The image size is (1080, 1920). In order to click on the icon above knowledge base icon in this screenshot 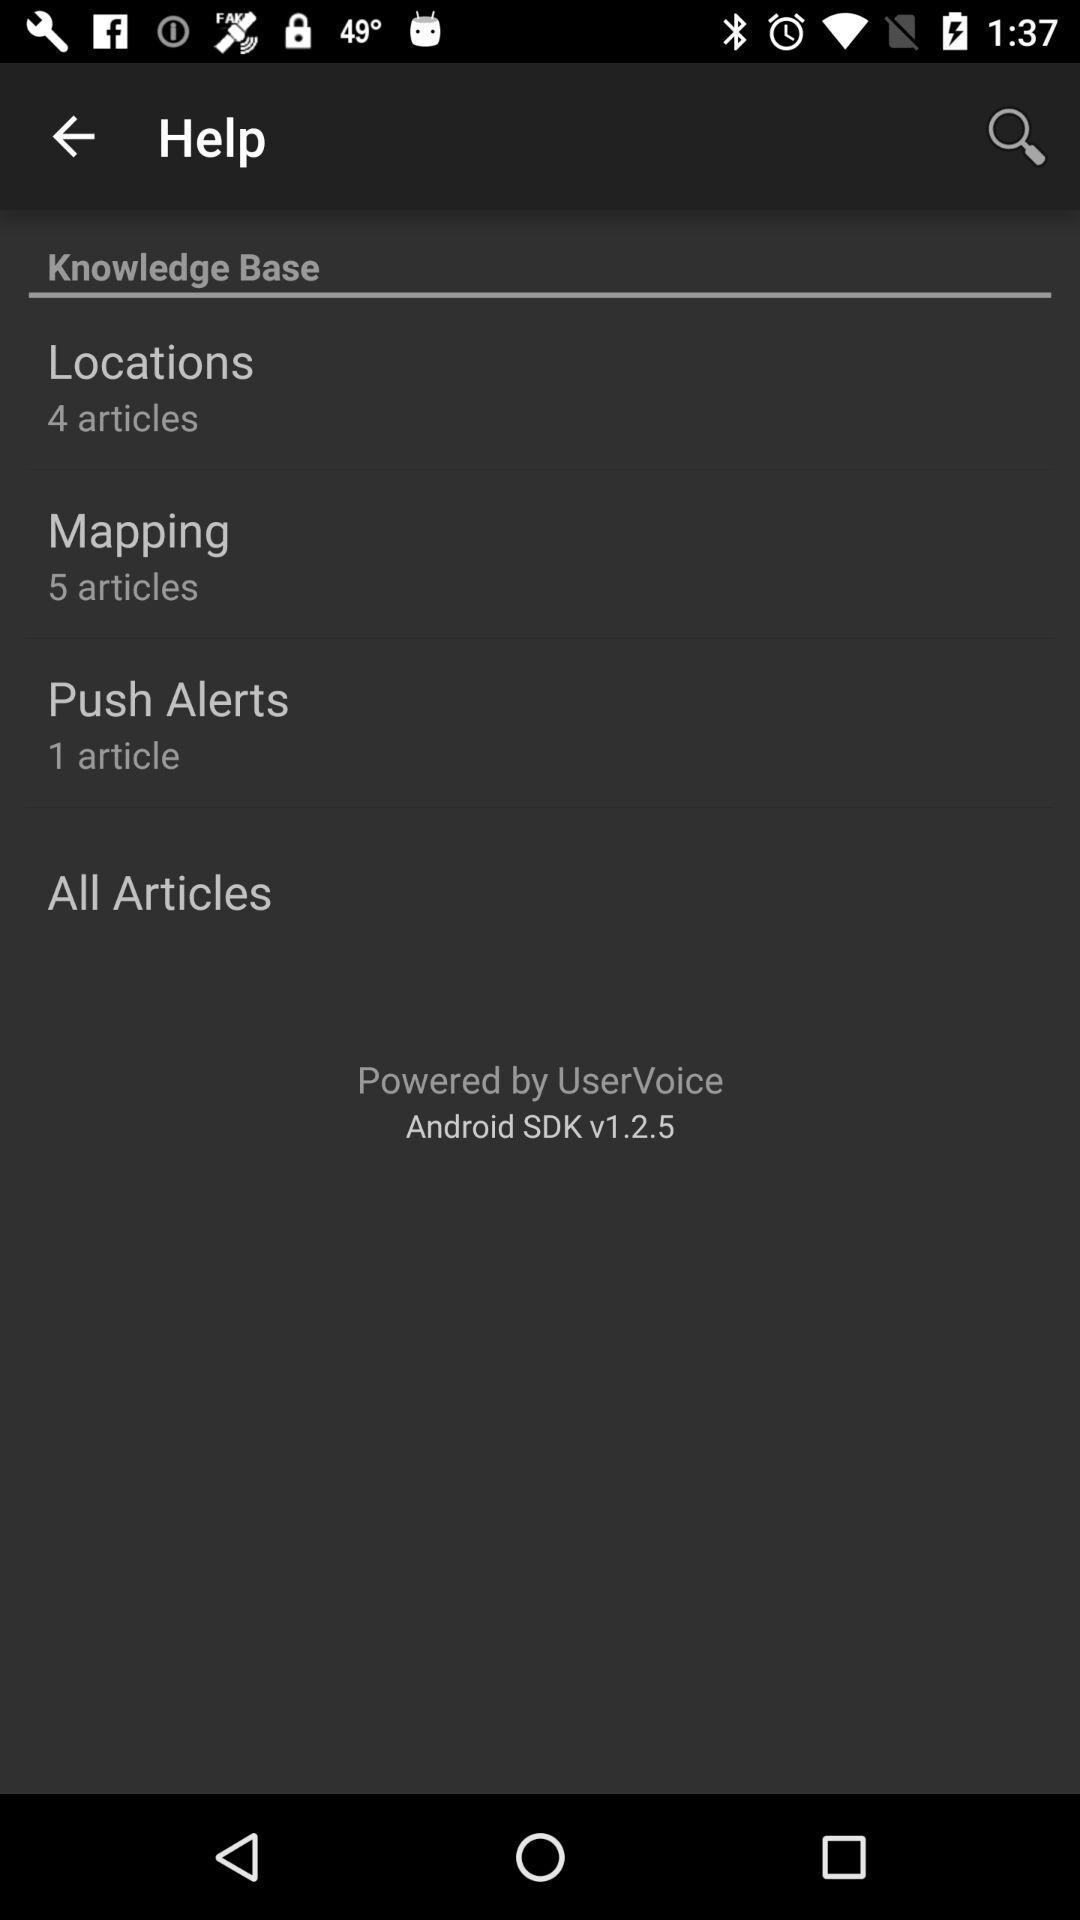, I will do `click(72, 135)`.